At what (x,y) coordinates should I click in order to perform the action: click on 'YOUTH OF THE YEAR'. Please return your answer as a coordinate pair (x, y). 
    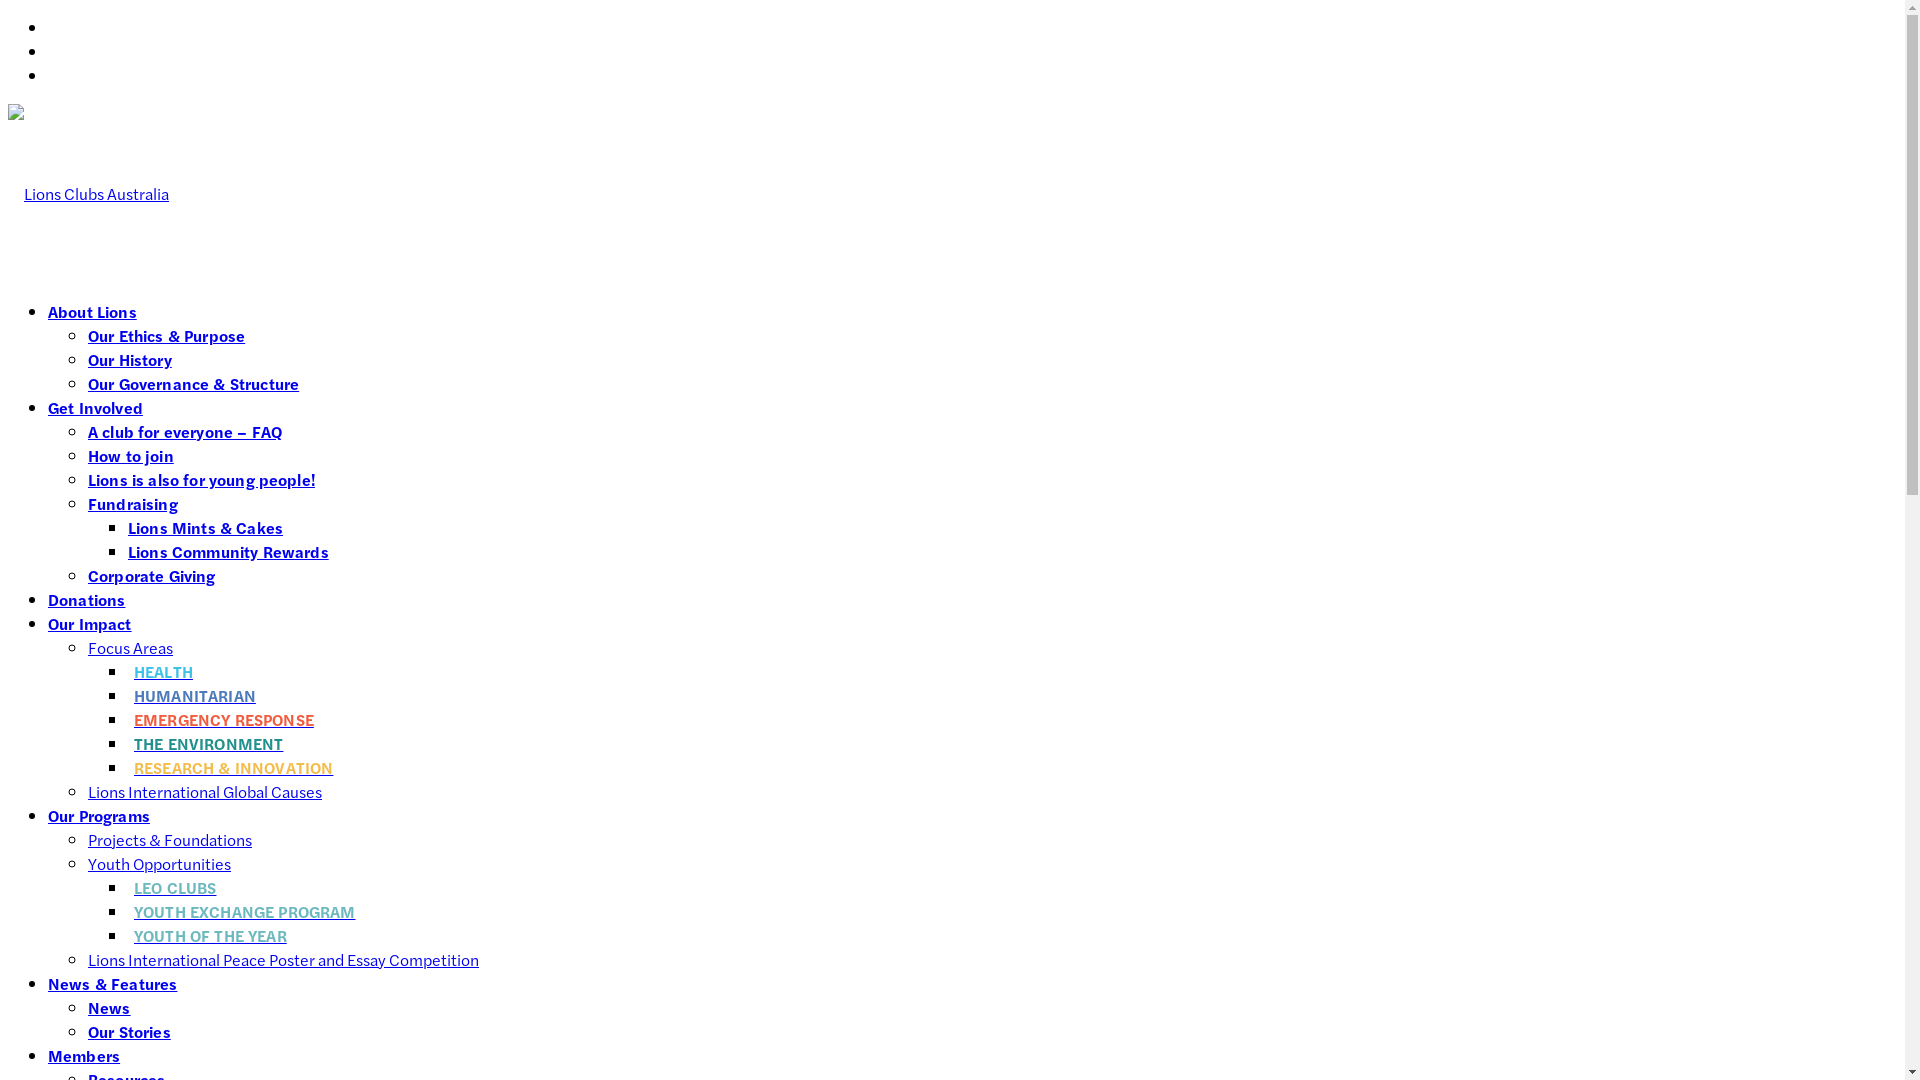
    Looking at the image, I should click on (209, 936).